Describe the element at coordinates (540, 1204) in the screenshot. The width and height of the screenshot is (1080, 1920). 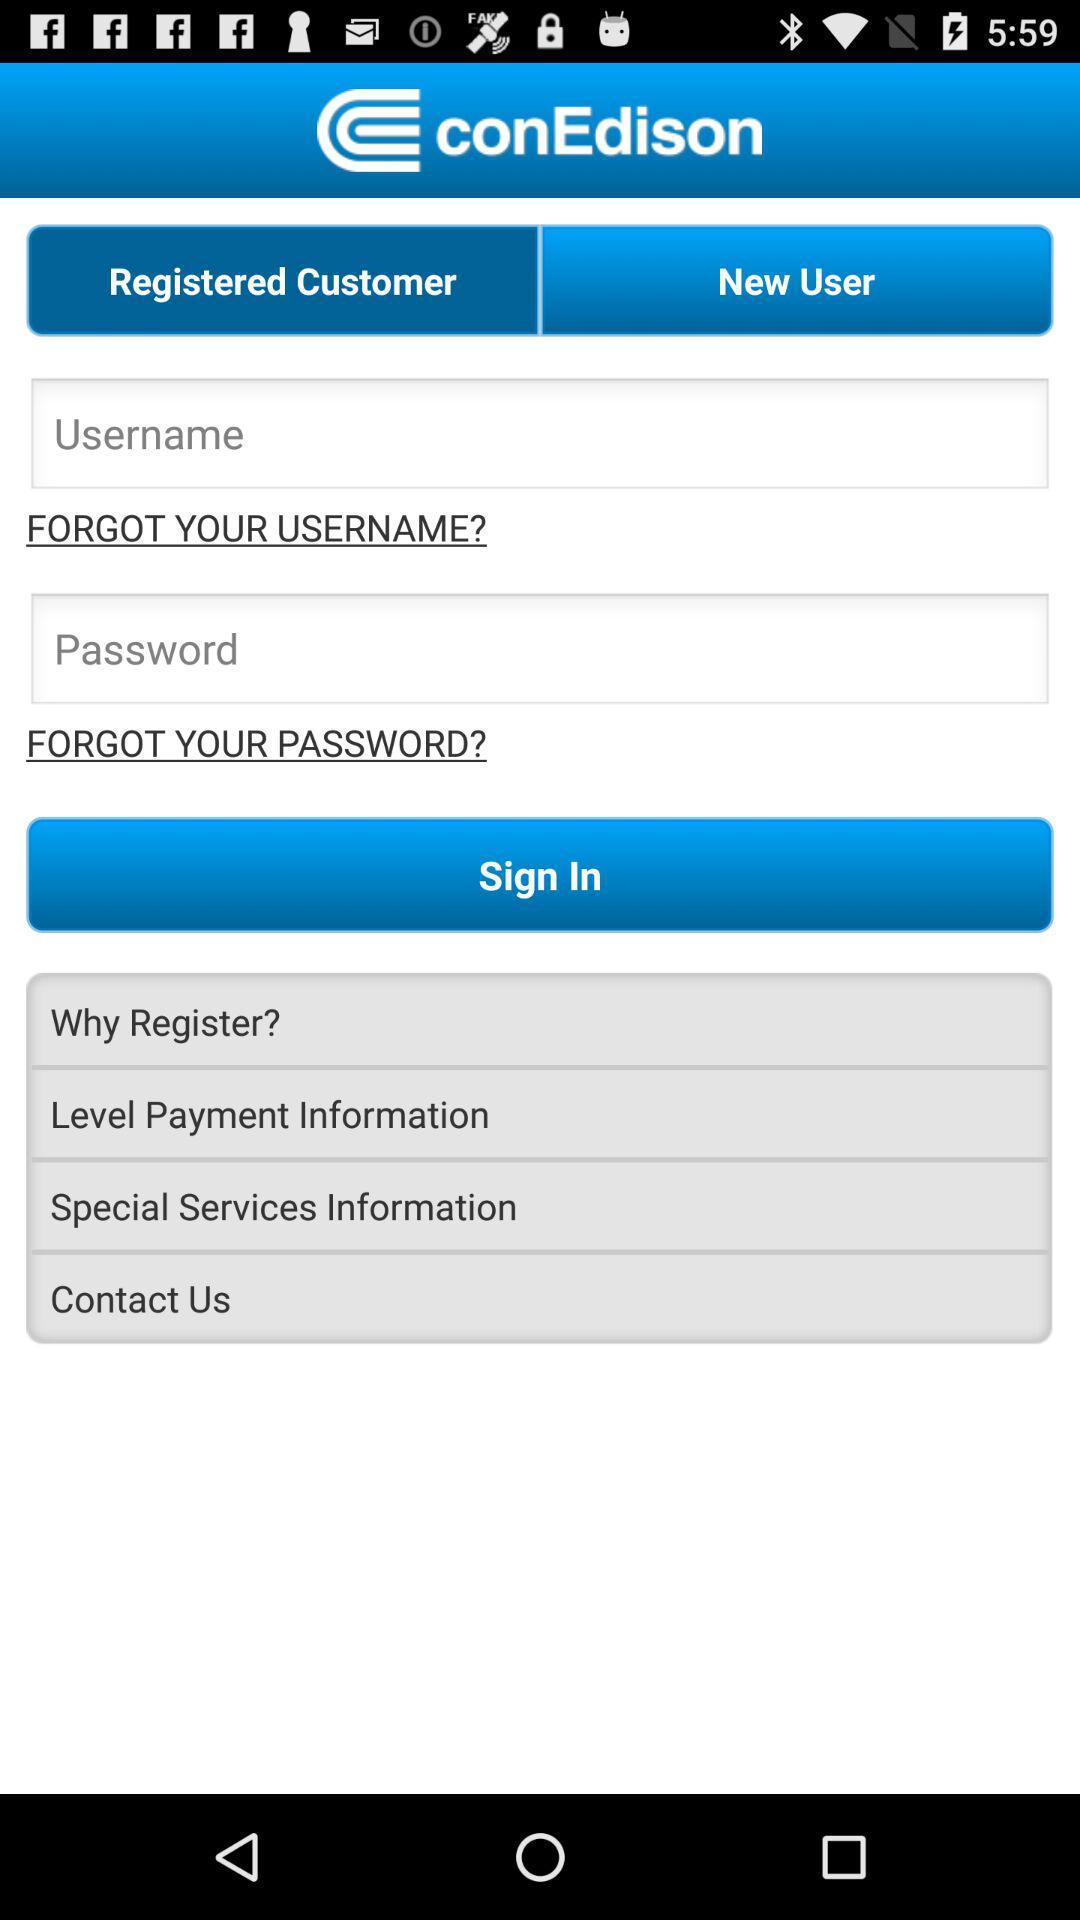
I see `the special services information` at that location.